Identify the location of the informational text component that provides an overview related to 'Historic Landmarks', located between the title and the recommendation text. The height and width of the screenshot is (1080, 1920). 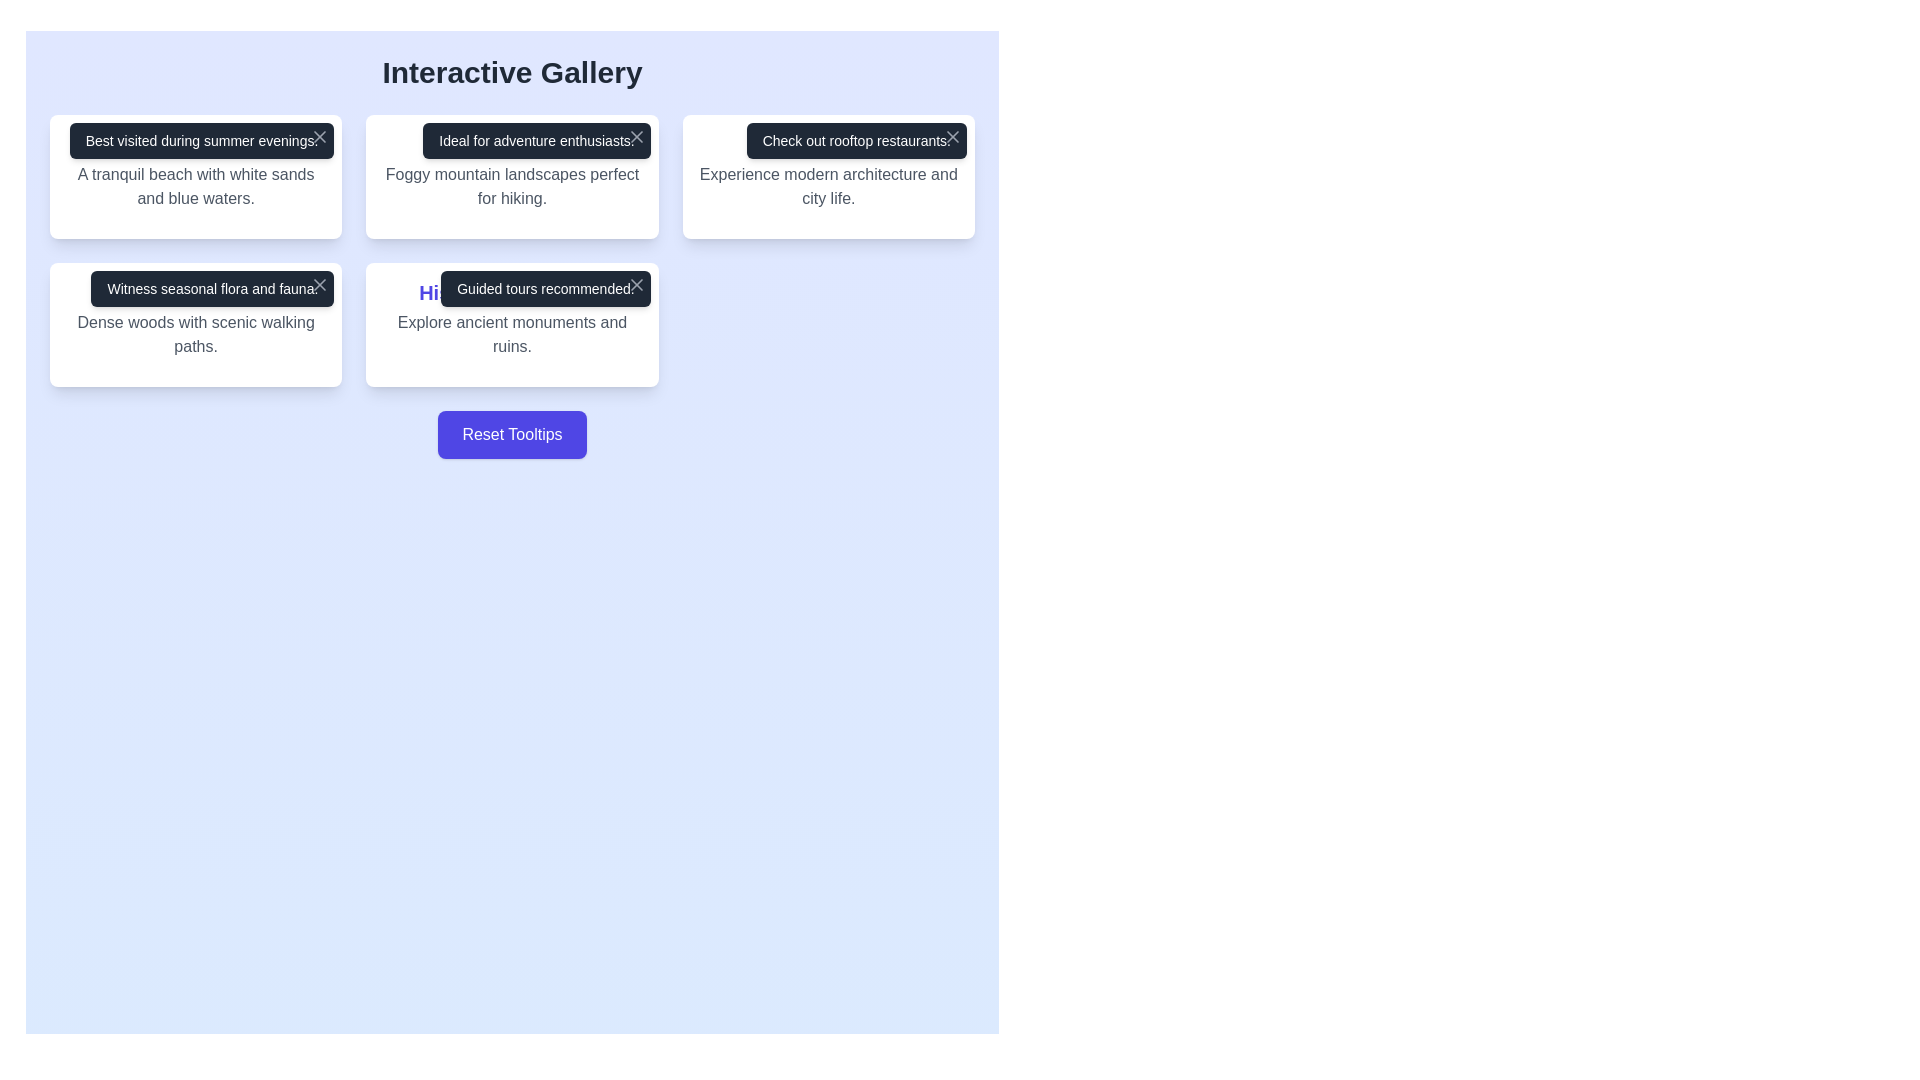
(512, 334).